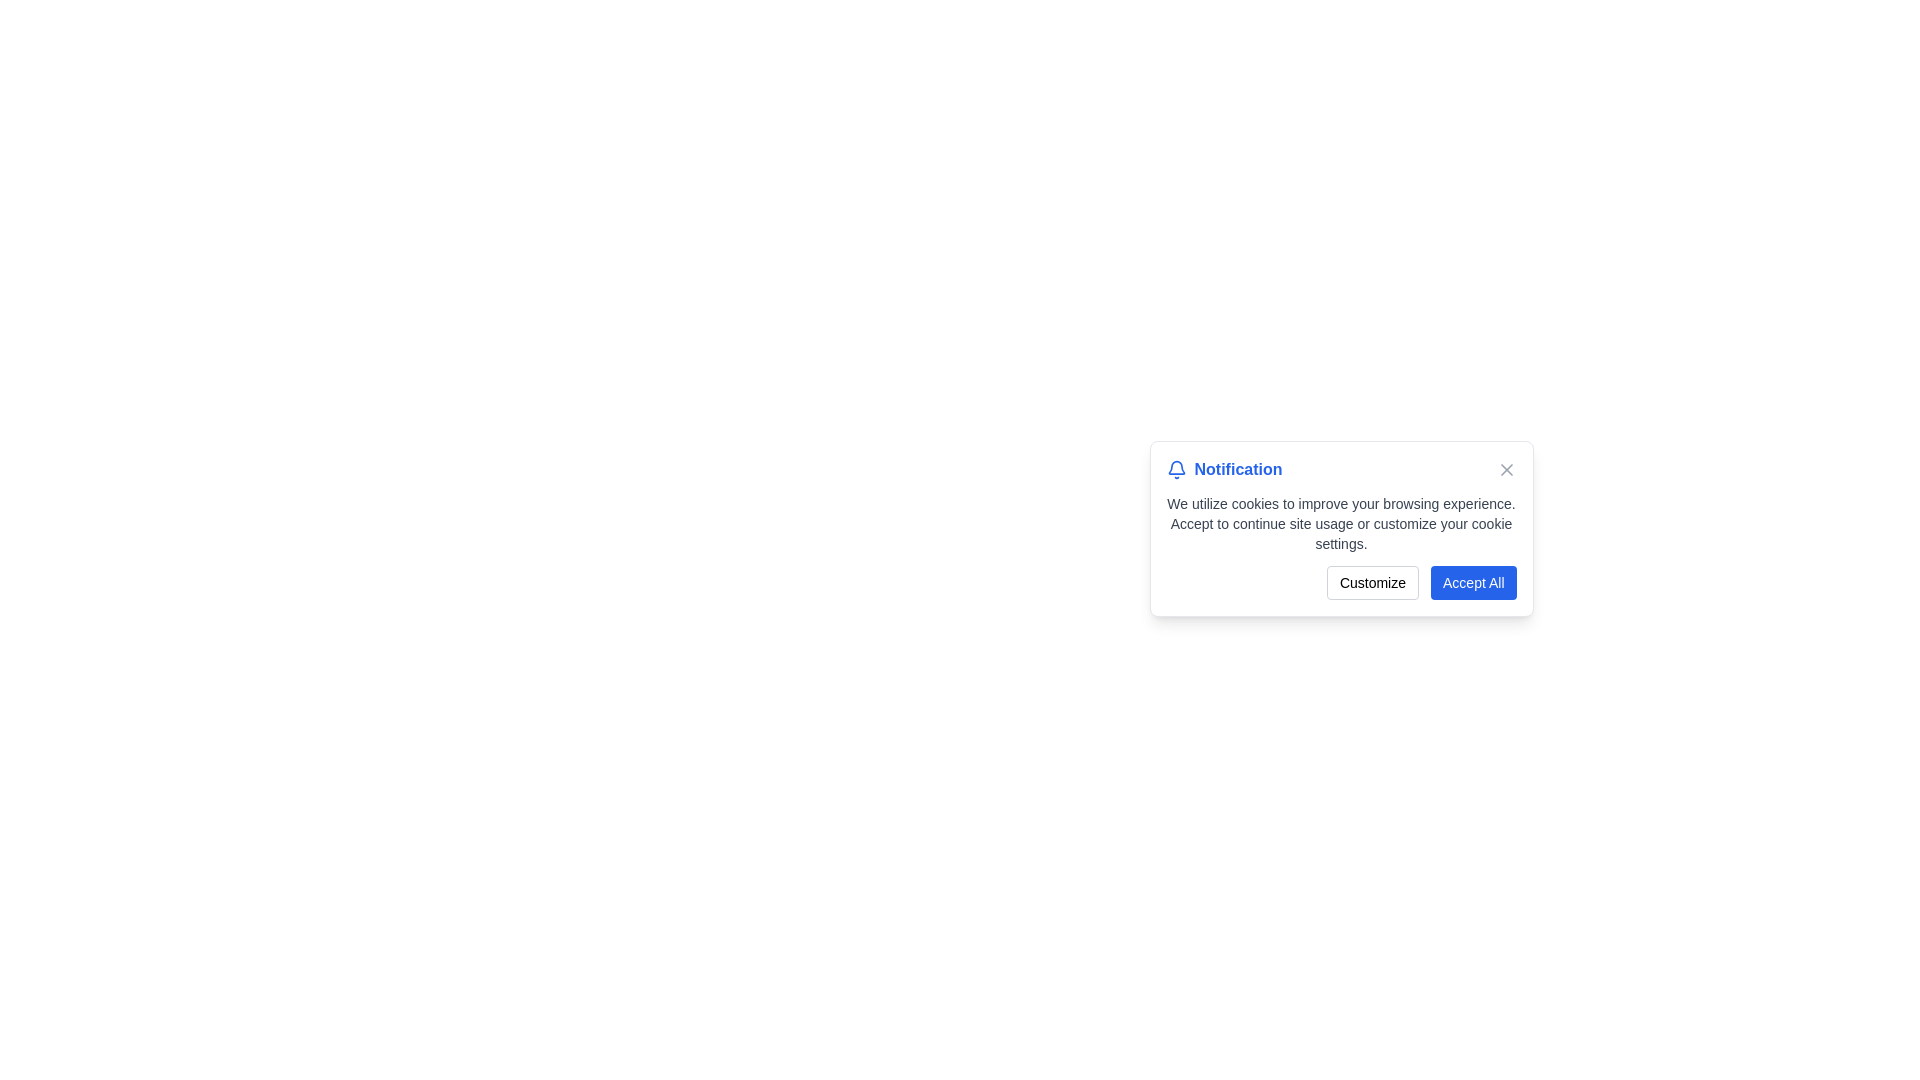 Image resolution: width=1920 pixels, height=1080 pixels. What do you see at coordinates (1506, 470) in the screenshot?
I see `the close icon located at the top-right corner of the notification modal` at bounding box center [1506, 470].